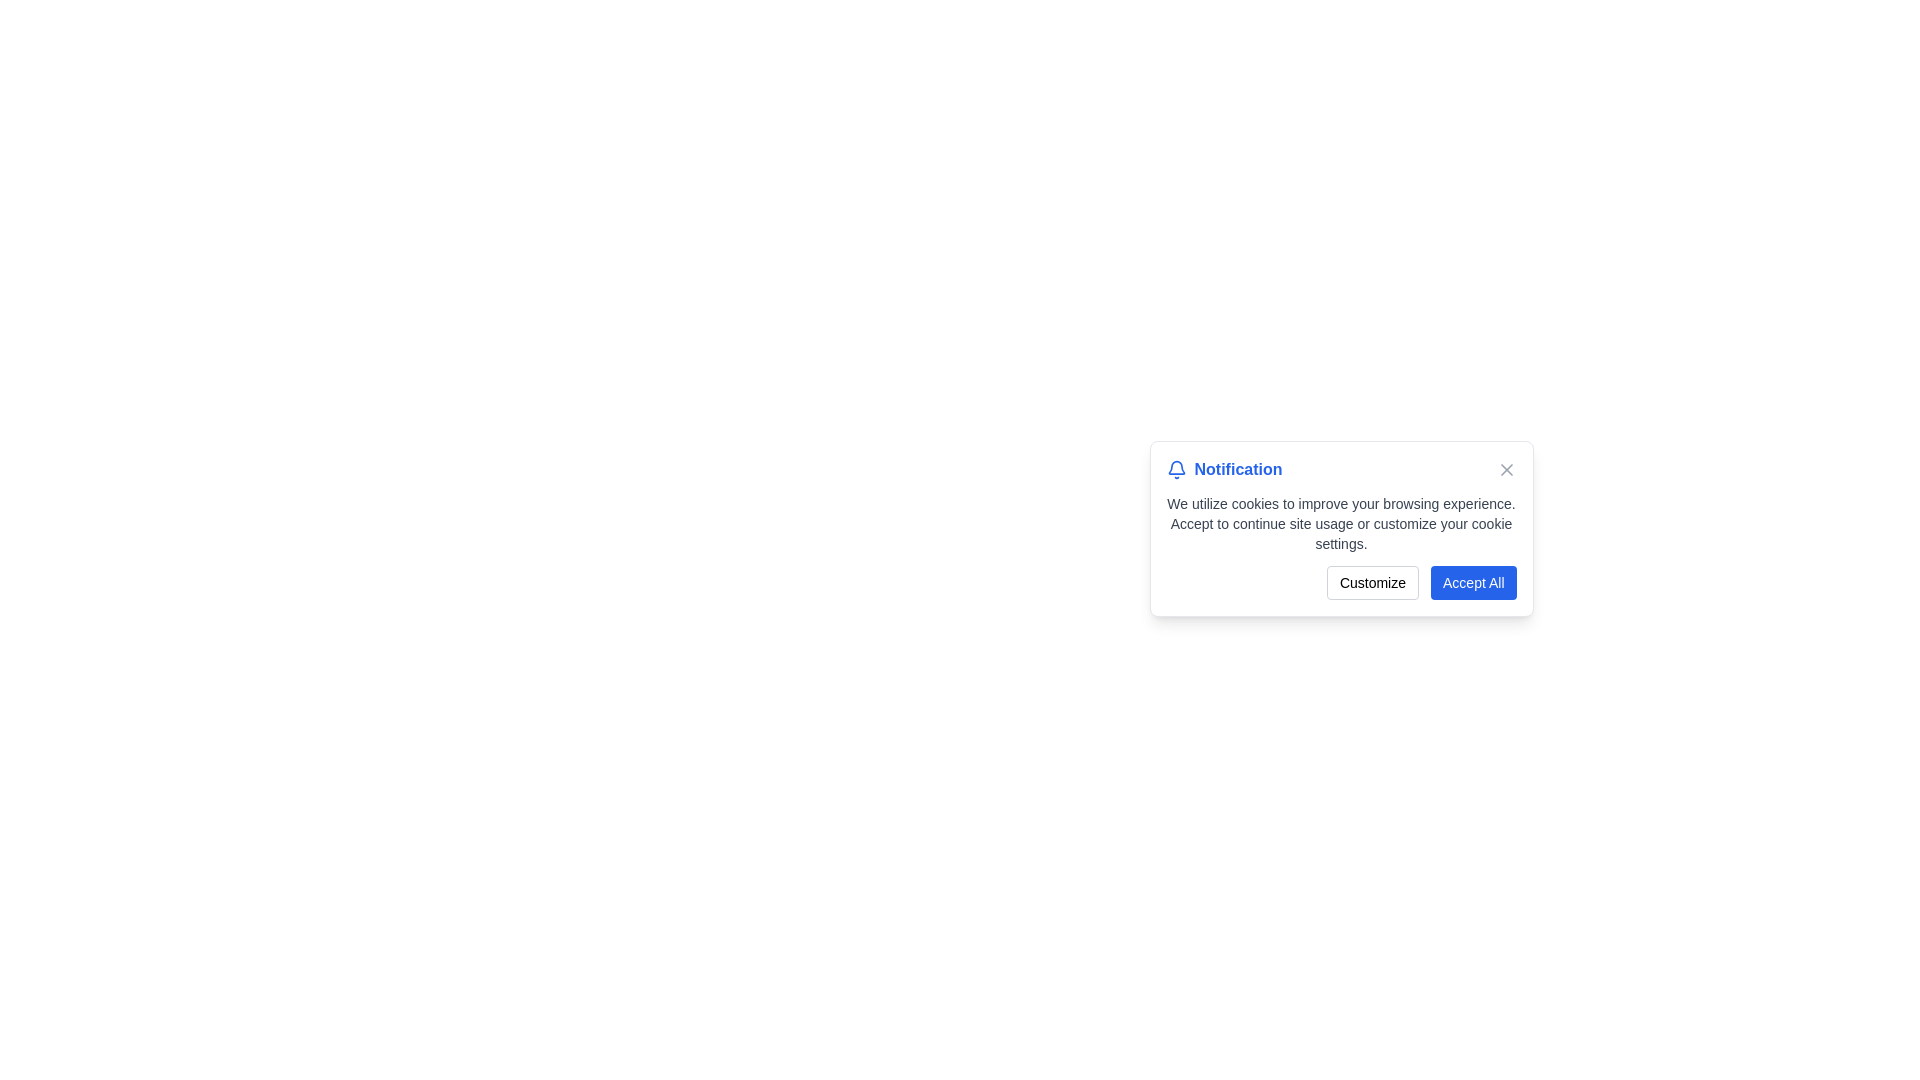 Image resolution: width=1920 pixels, height=1080 pixels. What do you see at coordinates (1506, 470) in the screenshot?
I see `the close icon located at the top-right corner of the notification modal` at bounding box center [1506, 470].